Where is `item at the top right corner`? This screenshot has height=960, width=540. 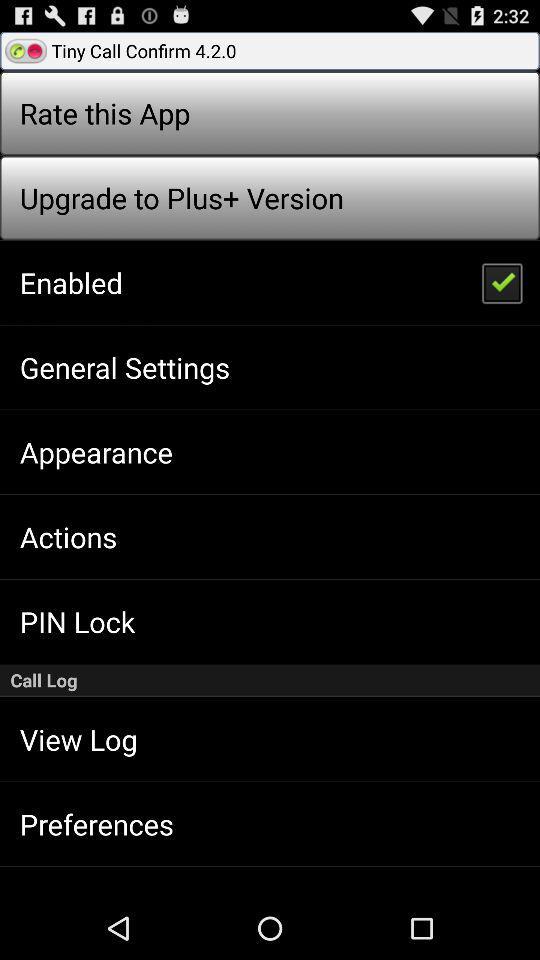
item at the top right corner is located at coordinates (500, 281).